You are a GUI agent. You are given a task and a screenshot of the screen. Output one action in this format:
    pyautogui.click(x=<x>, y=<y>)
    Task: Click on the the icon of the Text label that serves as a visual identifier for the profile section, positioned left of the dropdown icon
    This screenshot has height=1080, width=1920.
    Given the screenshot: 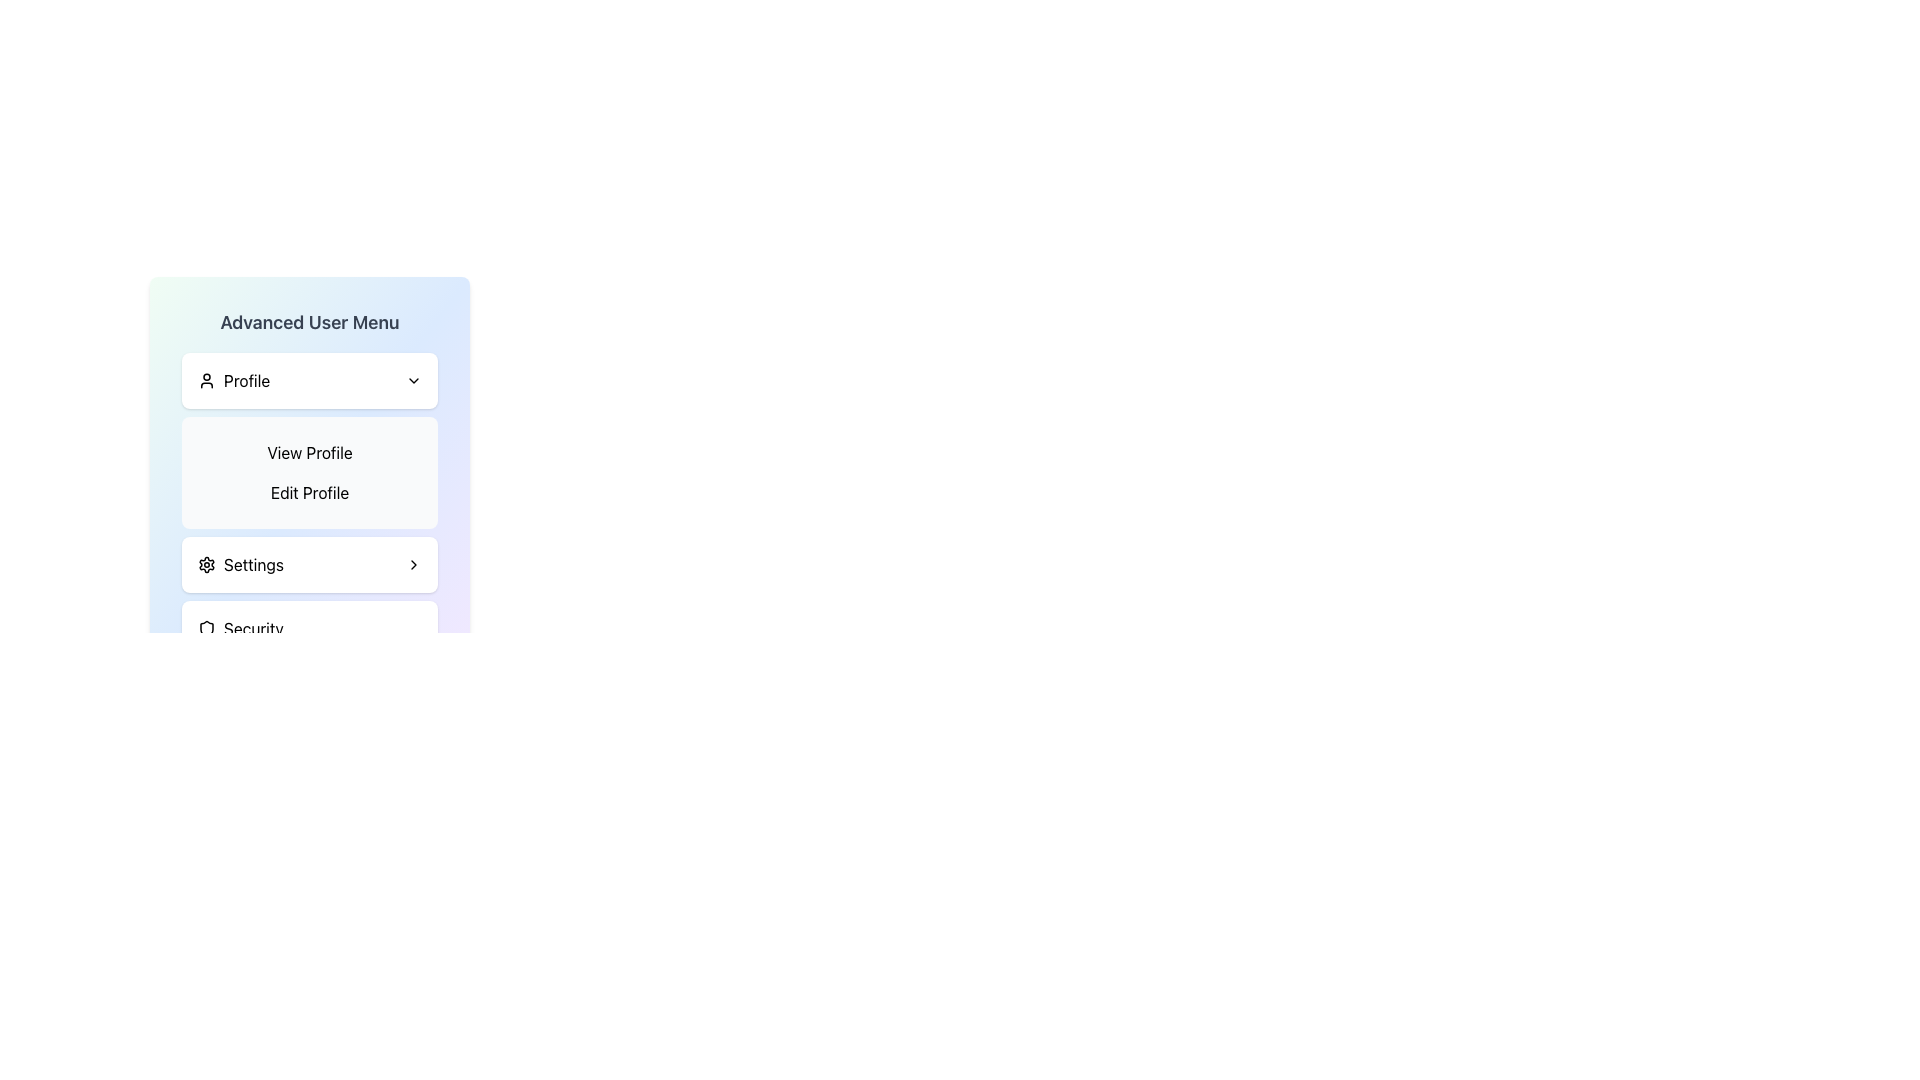 What is the action you would take?
    pyautogui.click(x=234, y=381)
    